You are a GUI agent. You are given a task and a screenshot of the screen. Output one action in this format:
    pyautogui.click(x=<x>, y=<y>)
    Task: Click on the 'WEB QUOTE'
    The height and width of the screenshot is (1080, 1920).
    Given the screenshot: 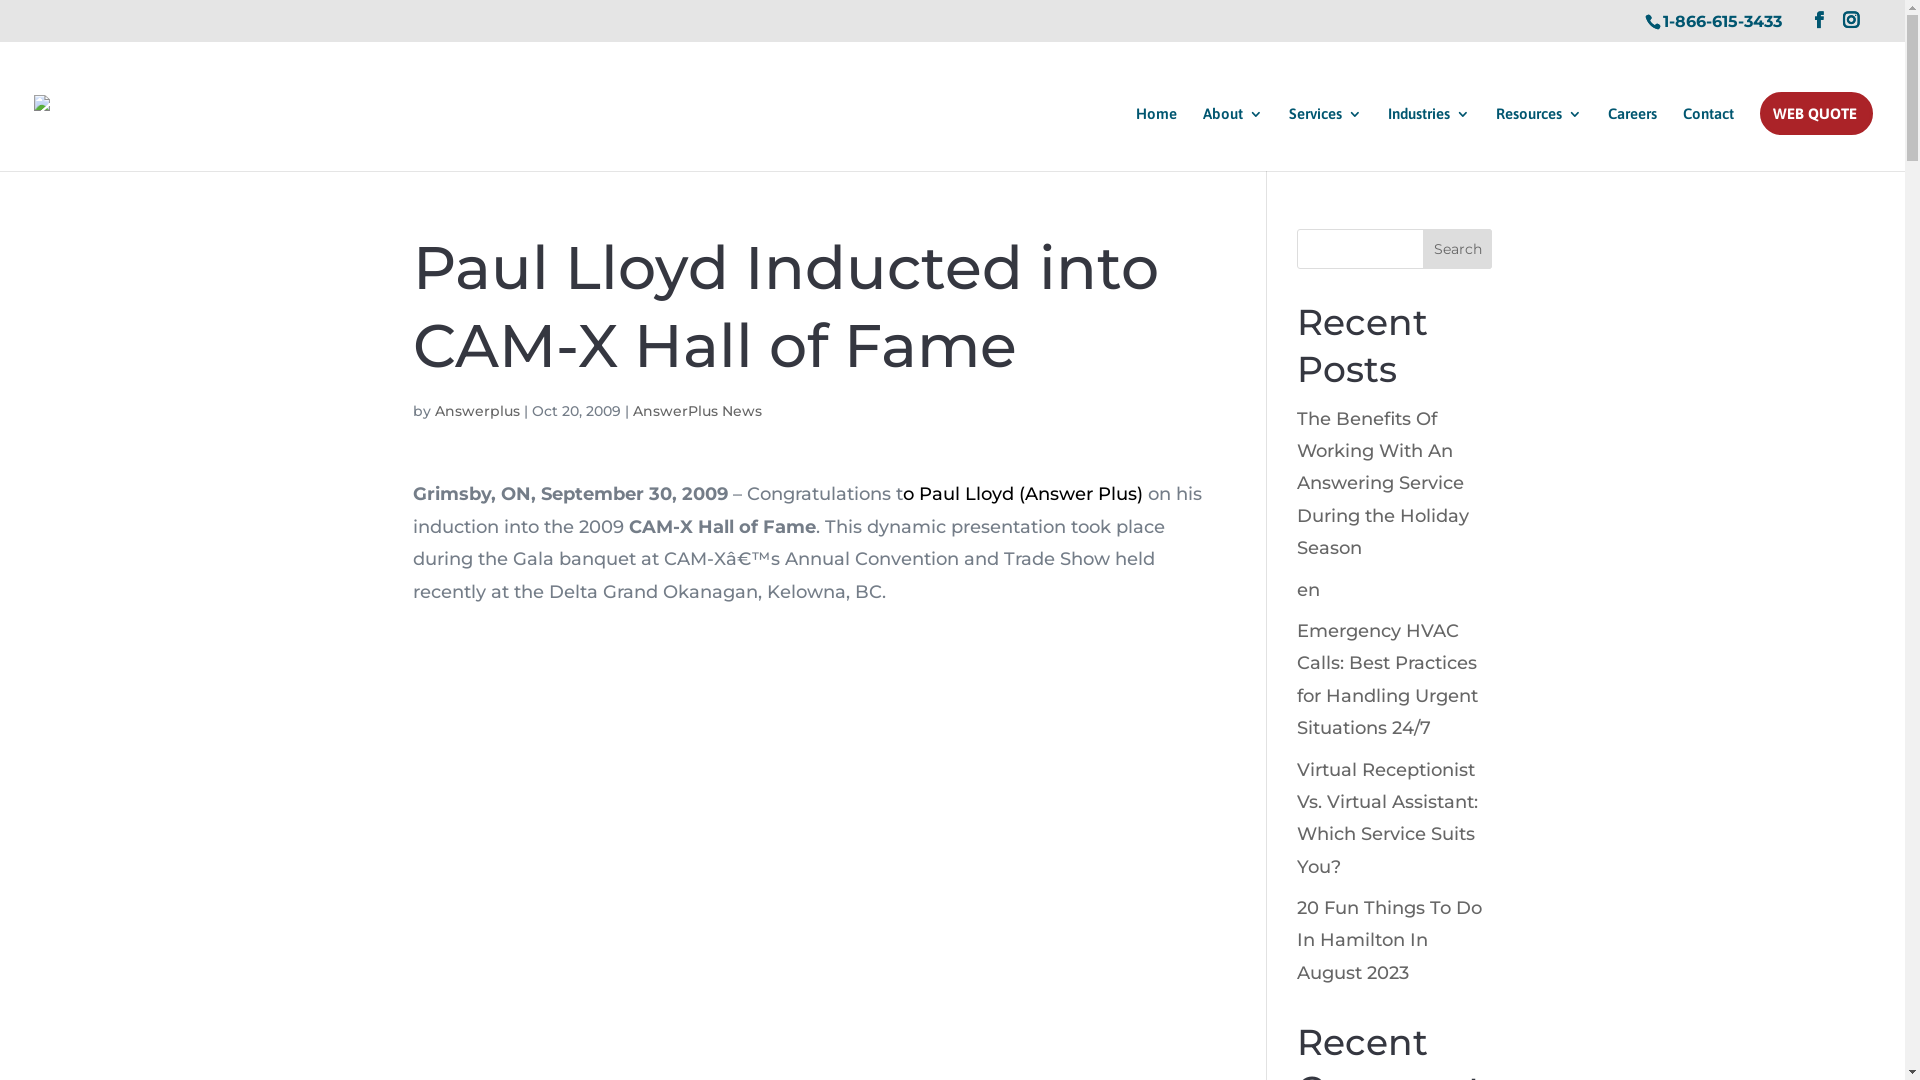 What is the action you would take?
    pyautogui.click(x=1814, y=137)
    